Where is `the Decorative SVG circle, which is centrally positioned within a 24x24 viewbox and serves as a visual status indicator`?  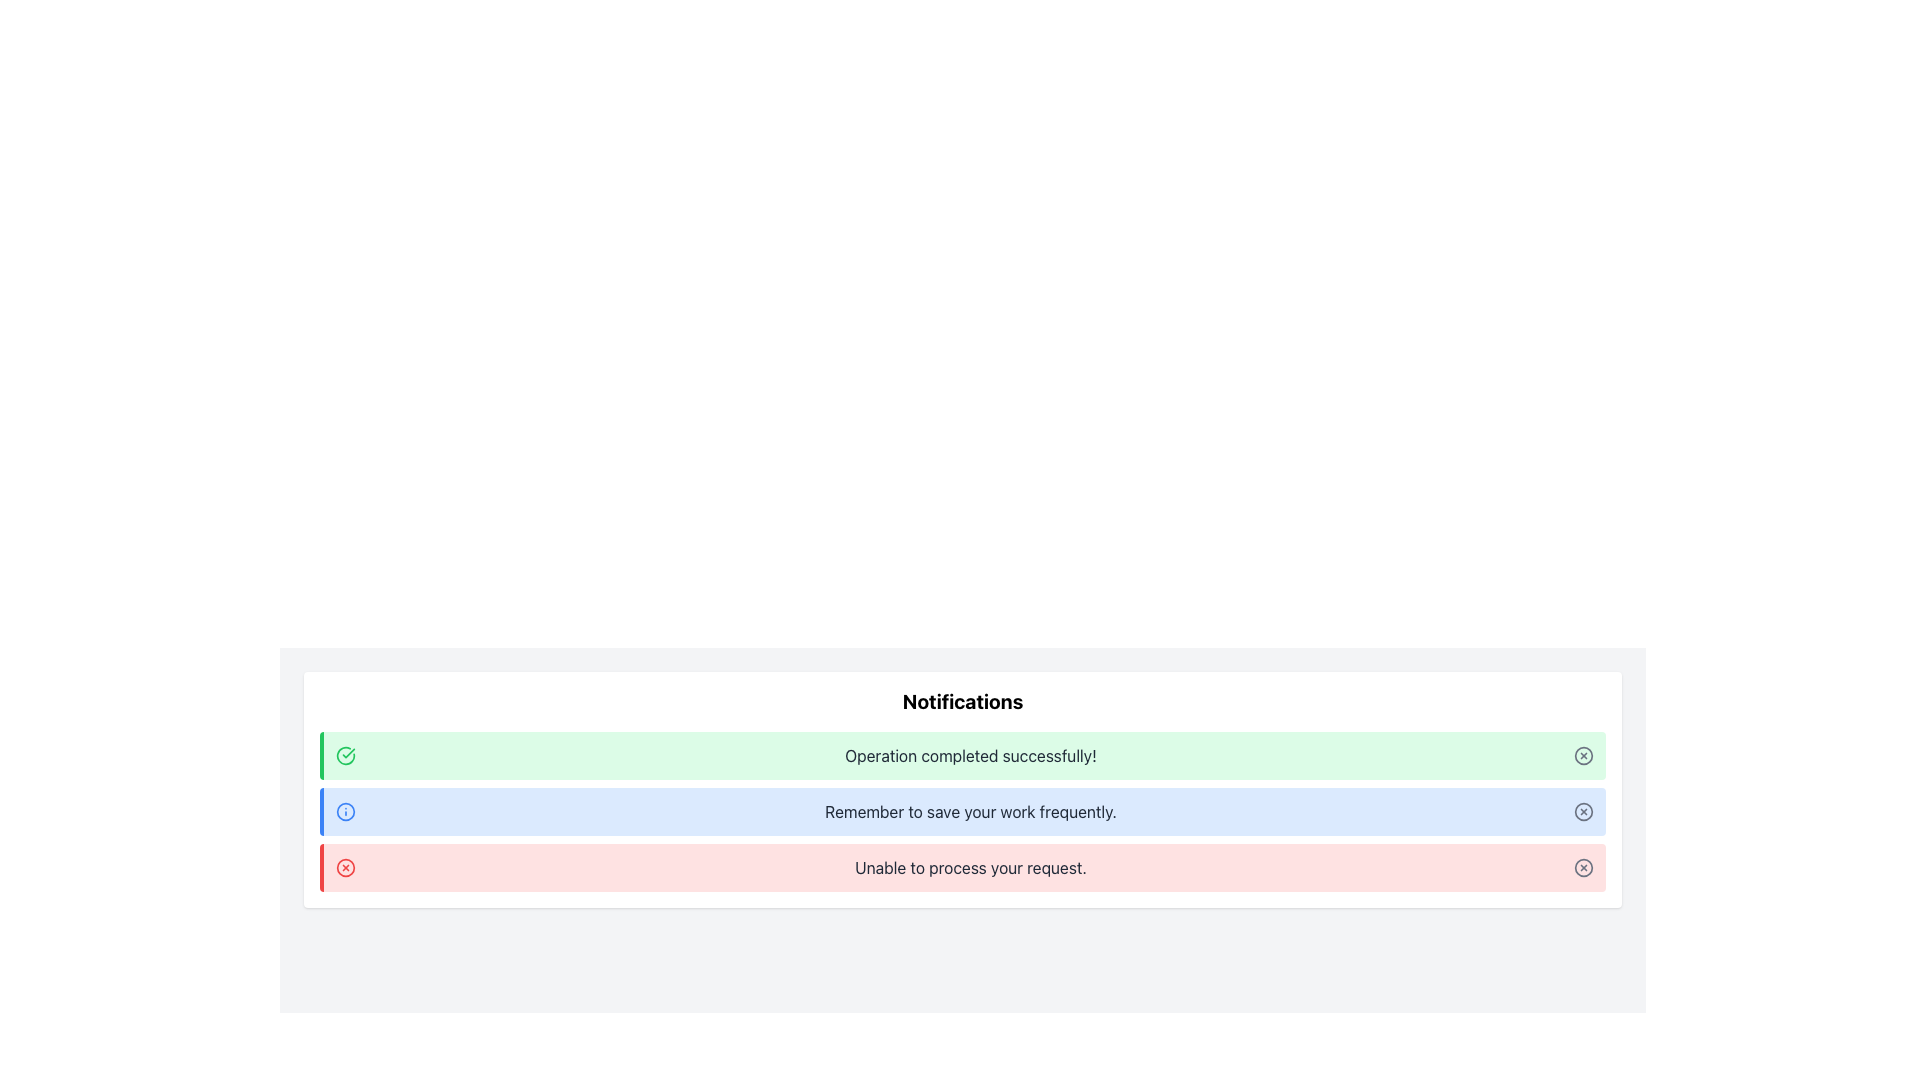 the Decorative SVG circle, which is centrally positioned within a 24x24 viewbox and serves as a visual status indicator is located at coordinates (1583, 756).